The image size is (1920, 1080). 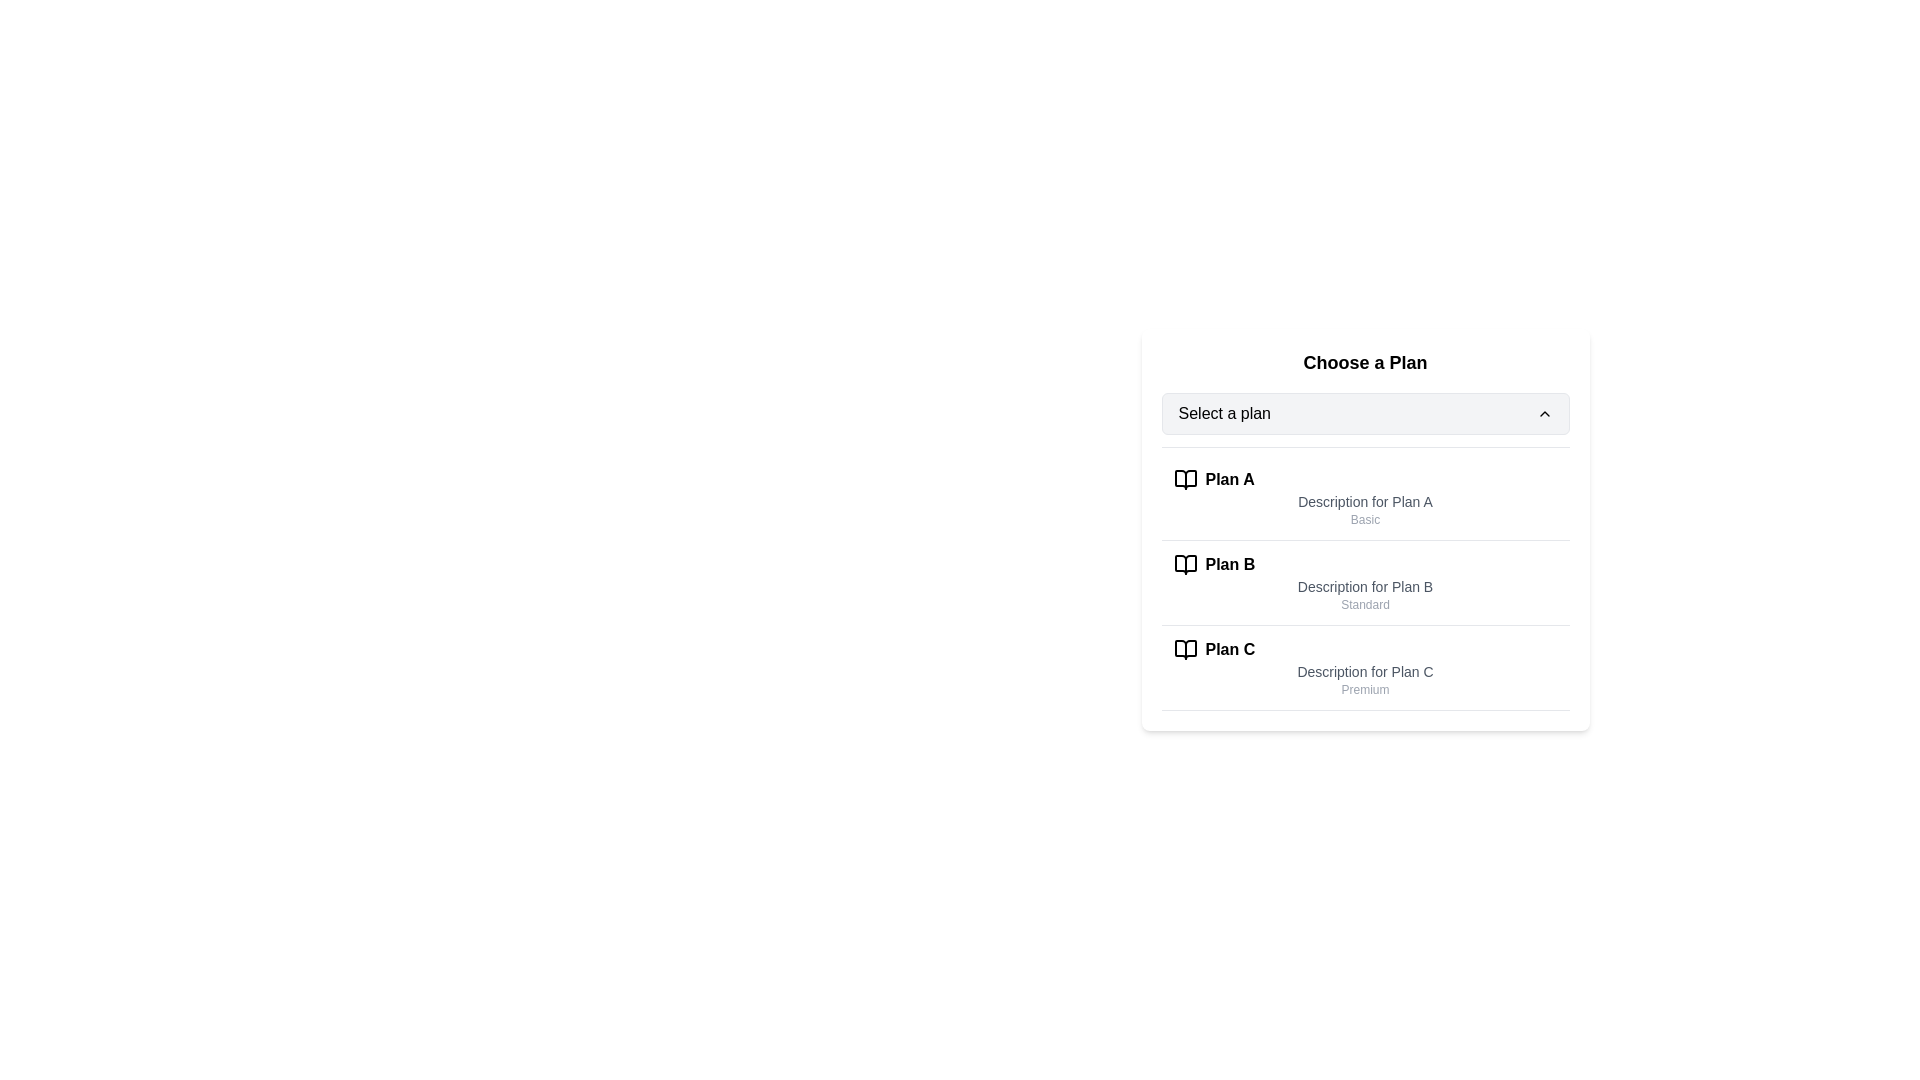 What do you see at coordinates (1185, 479) in the screenshot?
I see `the icon representing the 'plan' or 'book' located to the left of the 'Plan A' label in the 'Choose a Plan' interface to possibly reveal a tooltip` at bounding box center [1185, 479].